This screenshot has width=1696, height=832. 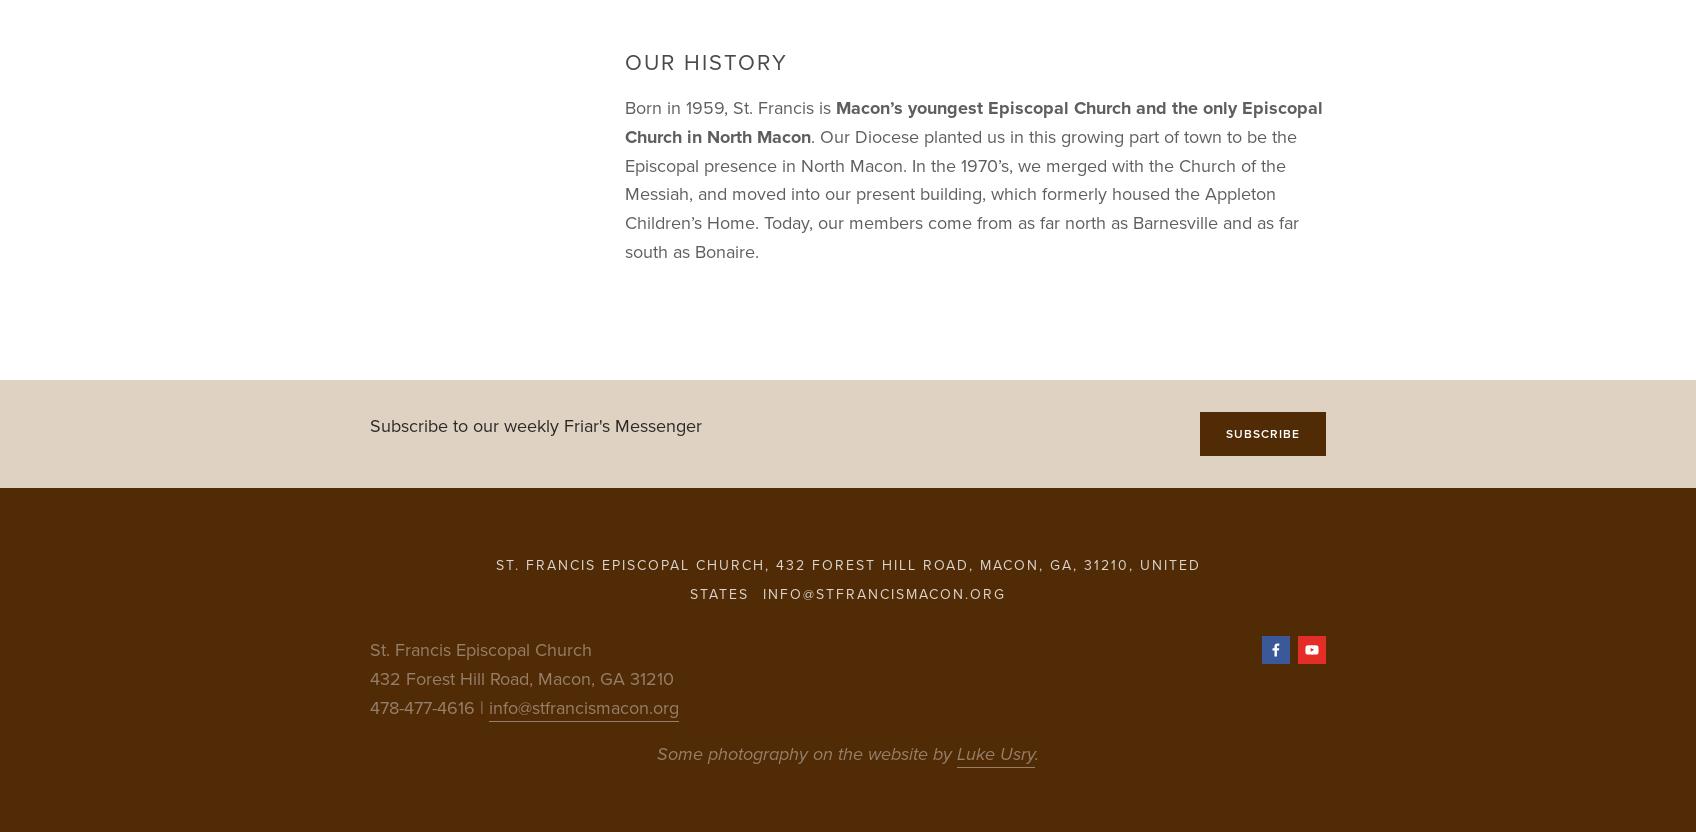 I want to click on 'St. Francis Episcopal Church', so click(x=480, y=649).